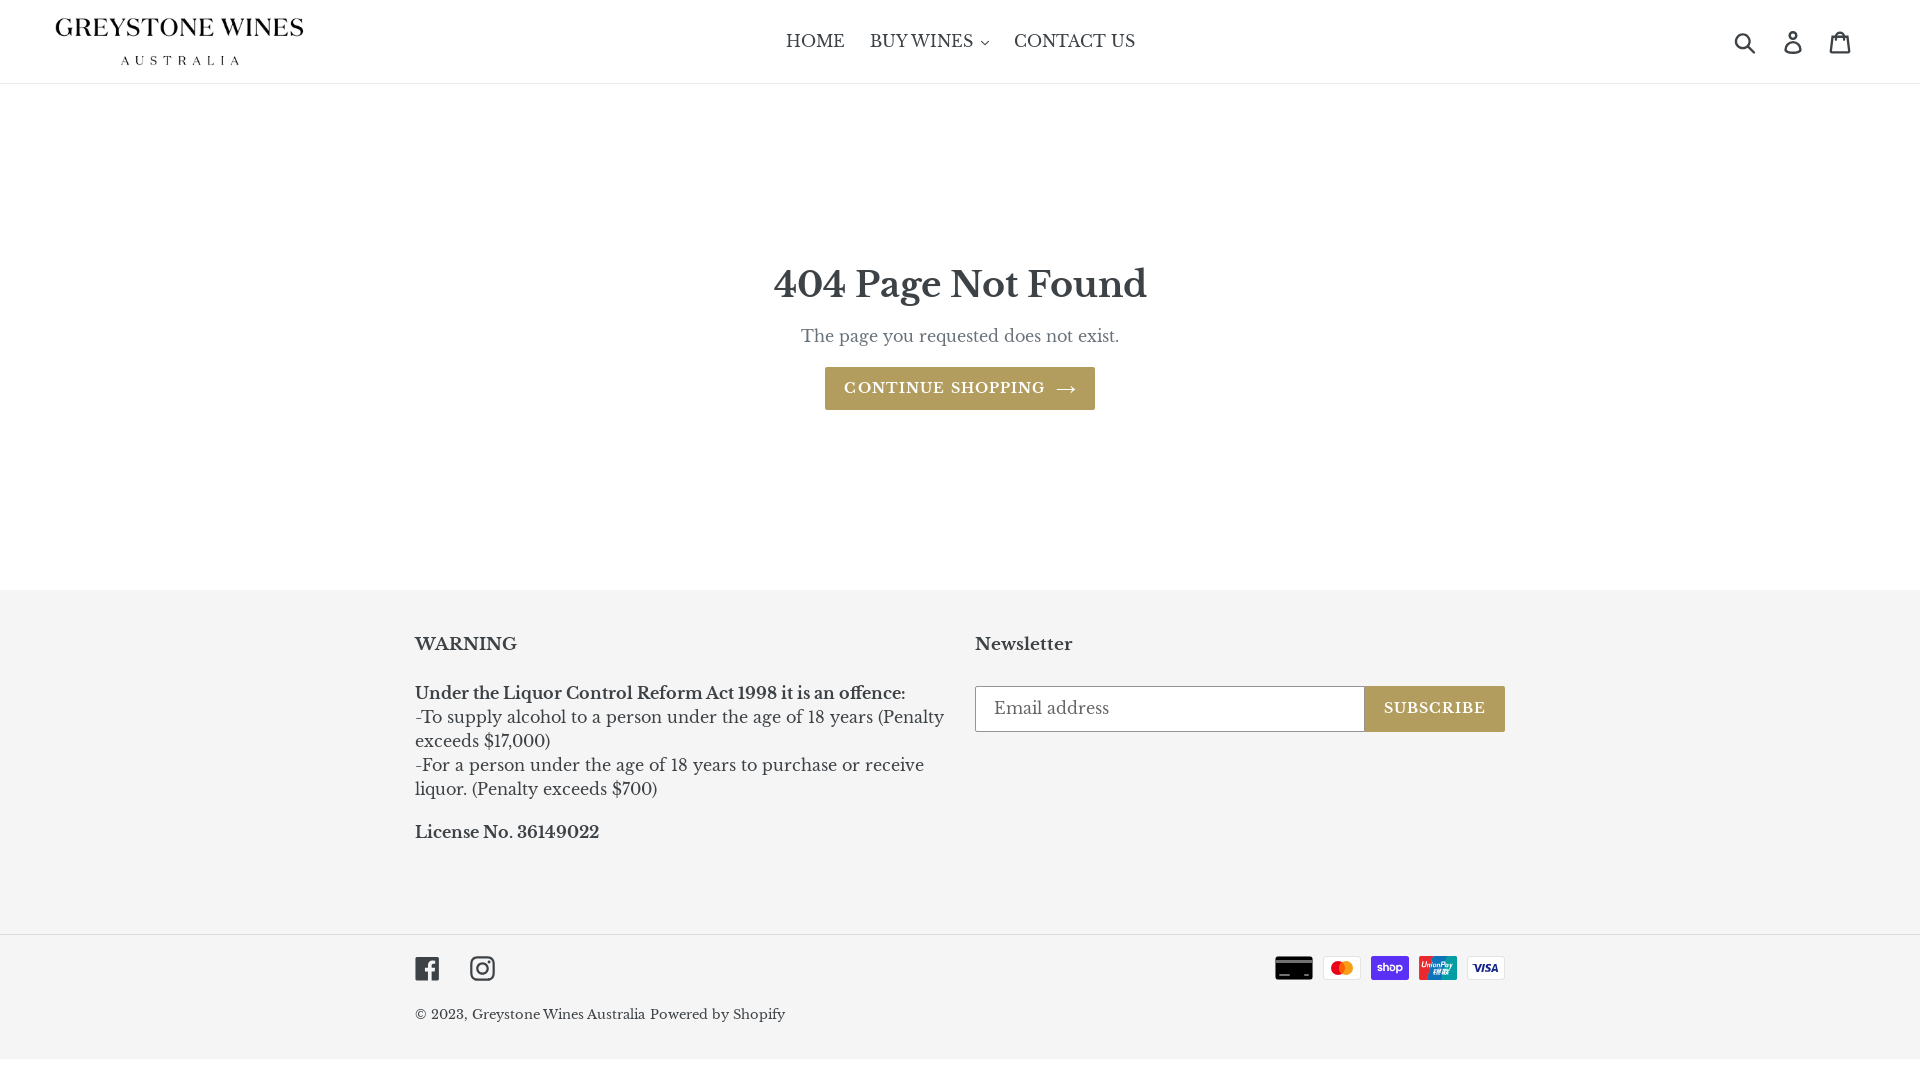 The image size is (1920, 1080). I want to click on 'Facebook', so click(426, 967).